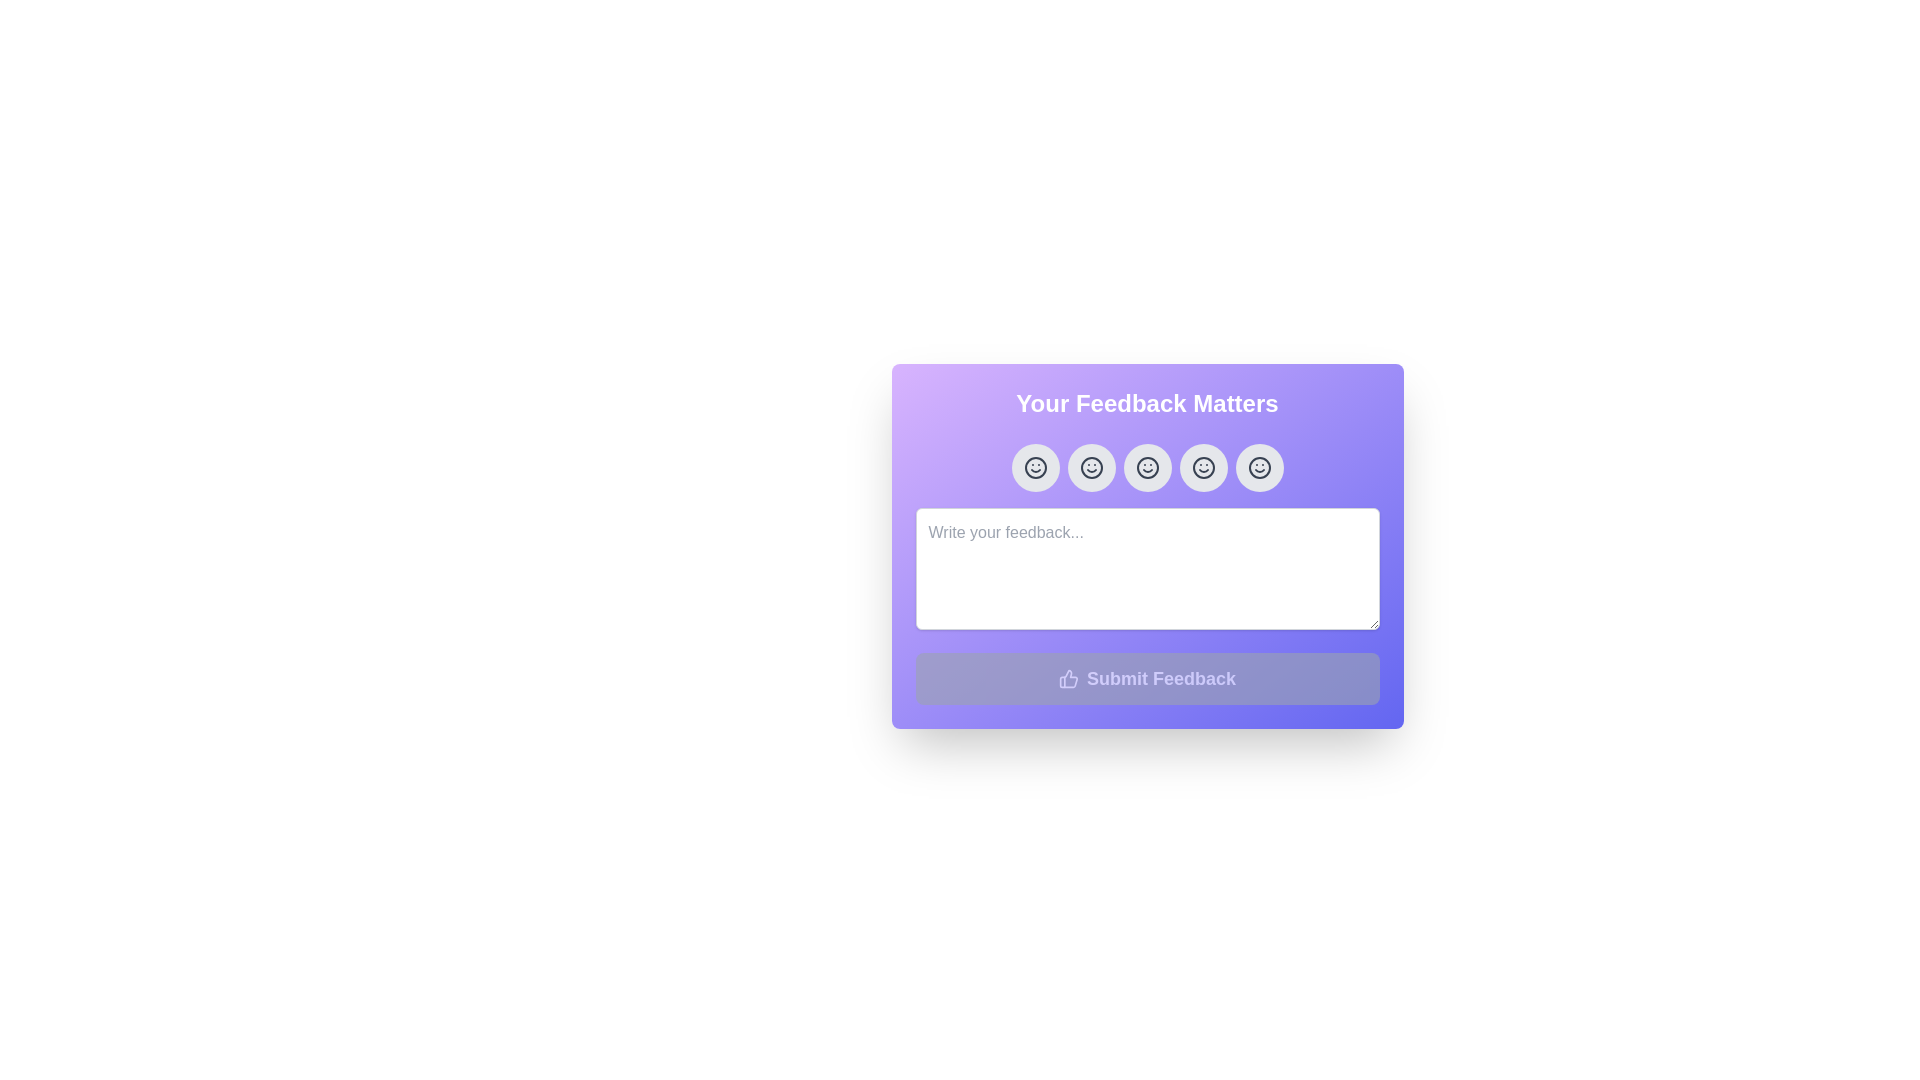 The image size is (1920, 1080). Describe the element at coordinates (1147, 467) in the screenshot. I see `the third smiley face icon representing a neutral feedback option located below the heading 'Your Feedback Matters'` at that location.